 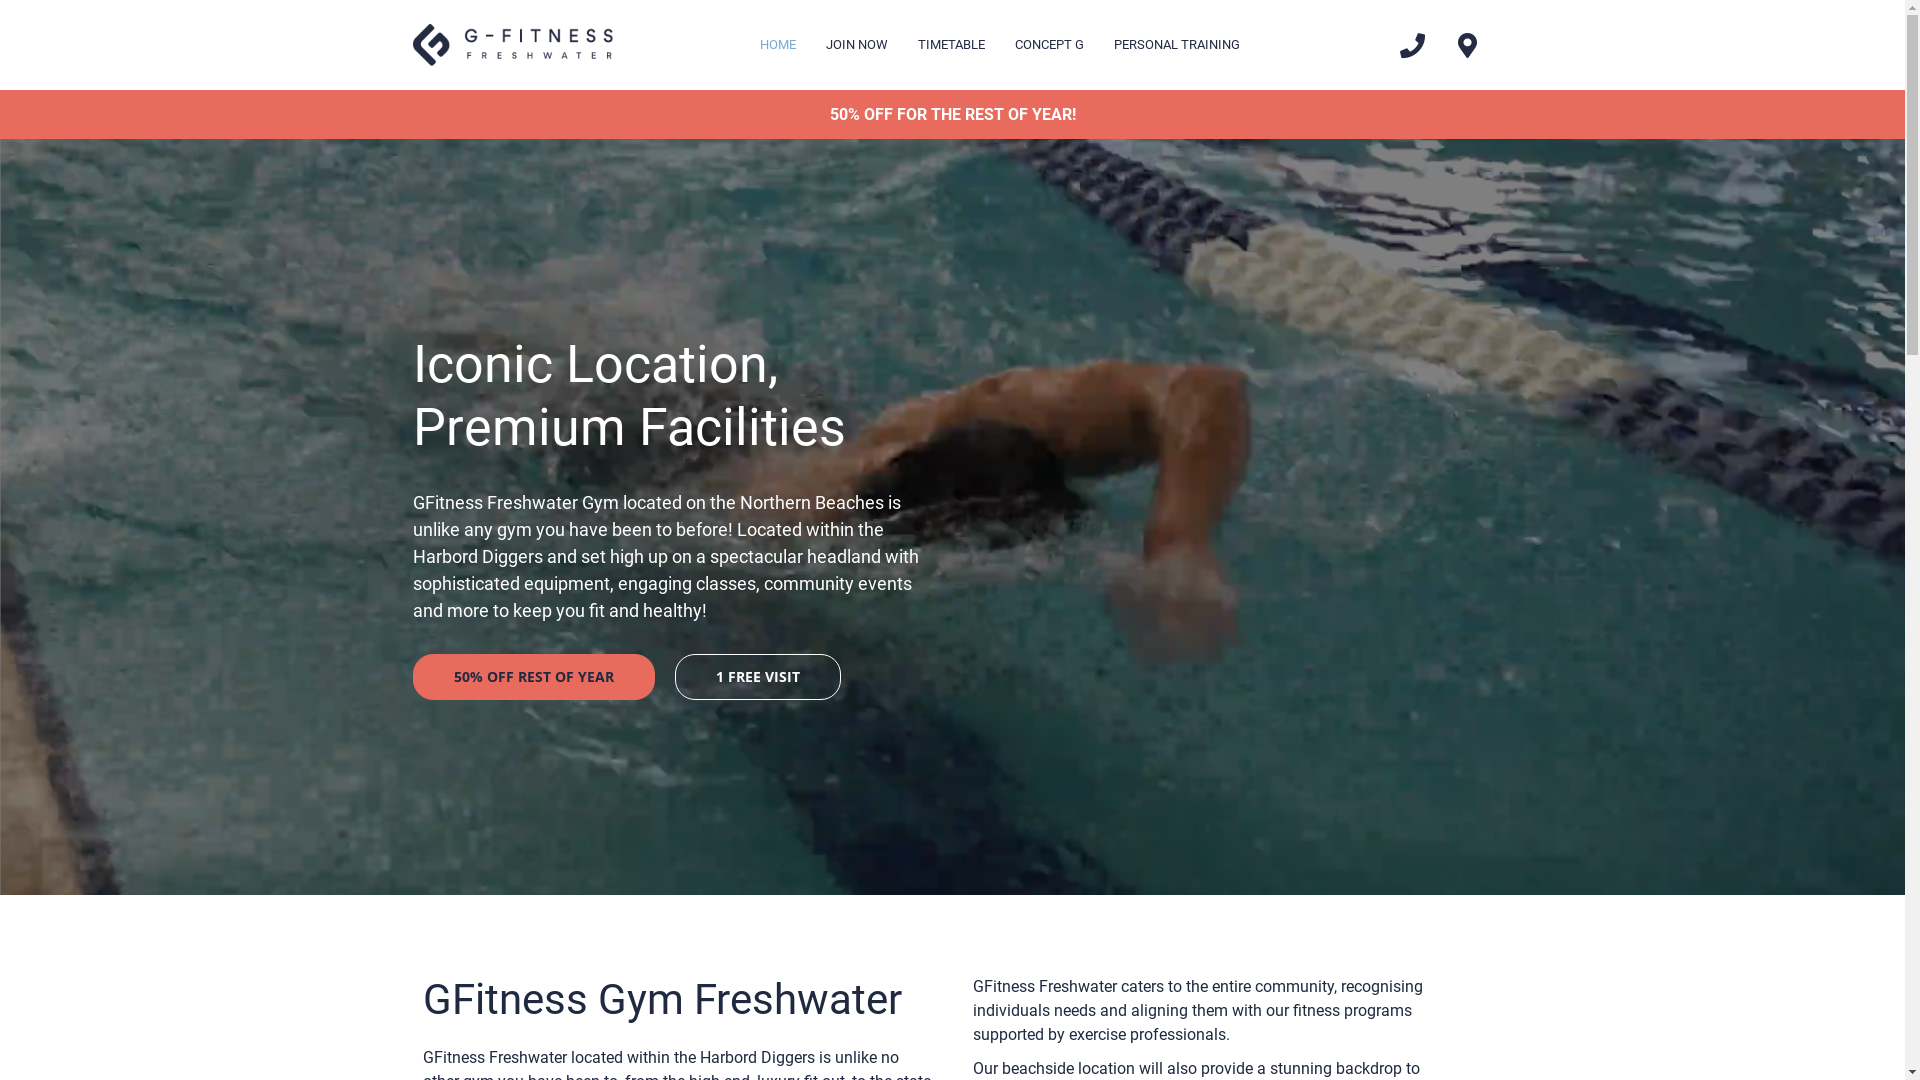 I want to click on 'TIMETABLE', so click(x=950, y=45).